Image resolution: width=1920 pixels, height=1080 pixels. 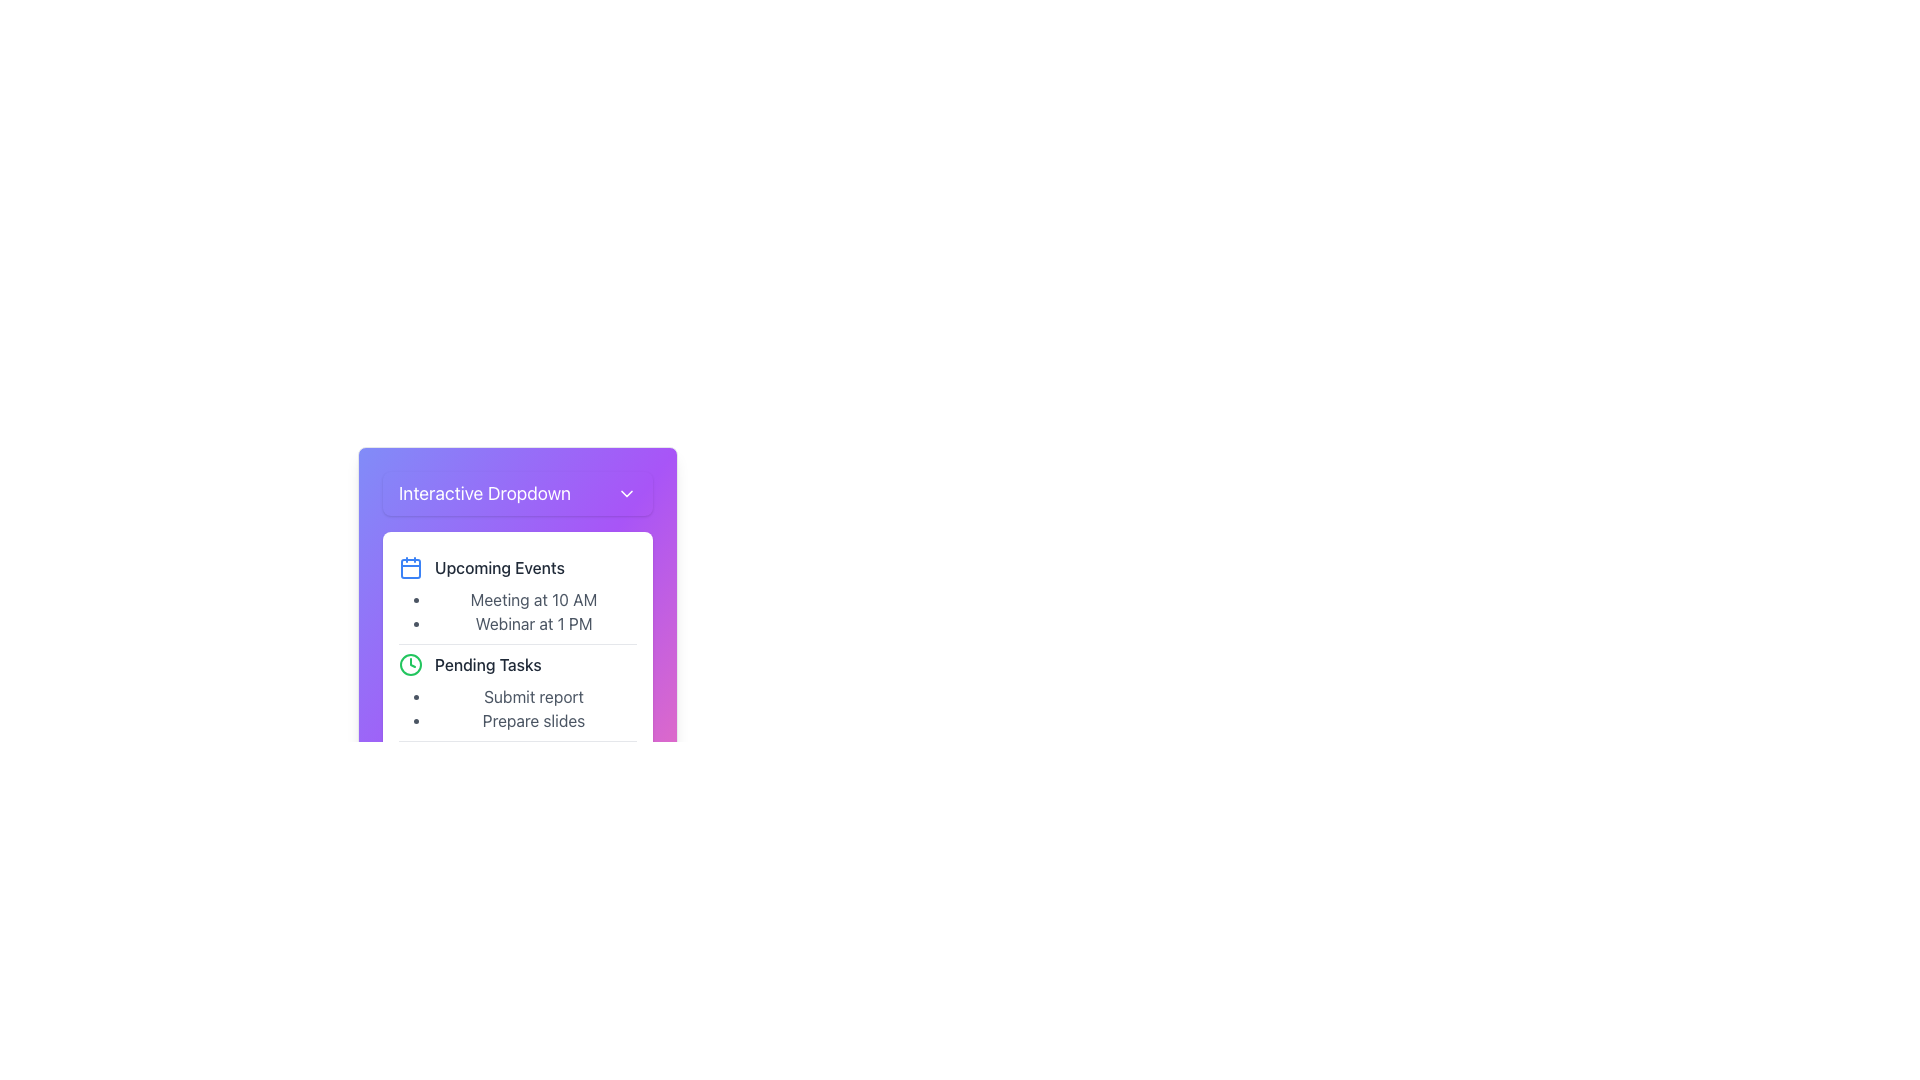 What do you see at coordinates (533, 623) in the screenshot?
I see `text displayed in the second item of the bulleted list under the 'Upcoming Events' header, which indicates the scheduled time of the webinar` at bounding box center [533, 623].